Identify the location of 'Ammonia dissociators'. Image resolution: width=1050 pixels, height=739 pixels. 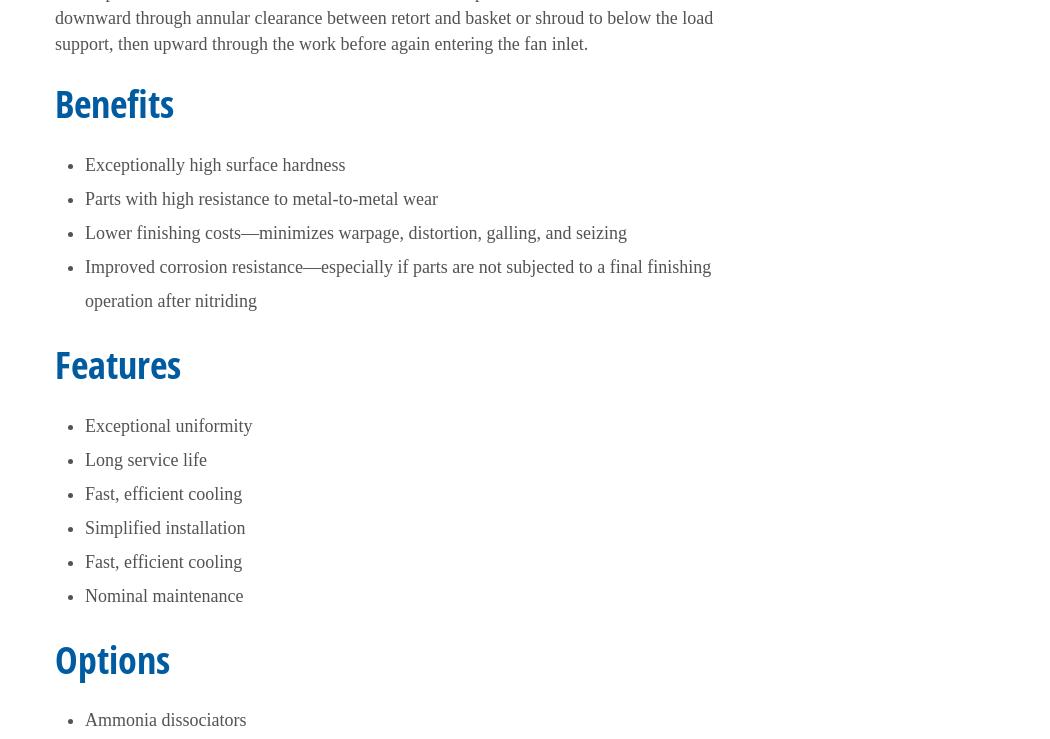
(165, 720).